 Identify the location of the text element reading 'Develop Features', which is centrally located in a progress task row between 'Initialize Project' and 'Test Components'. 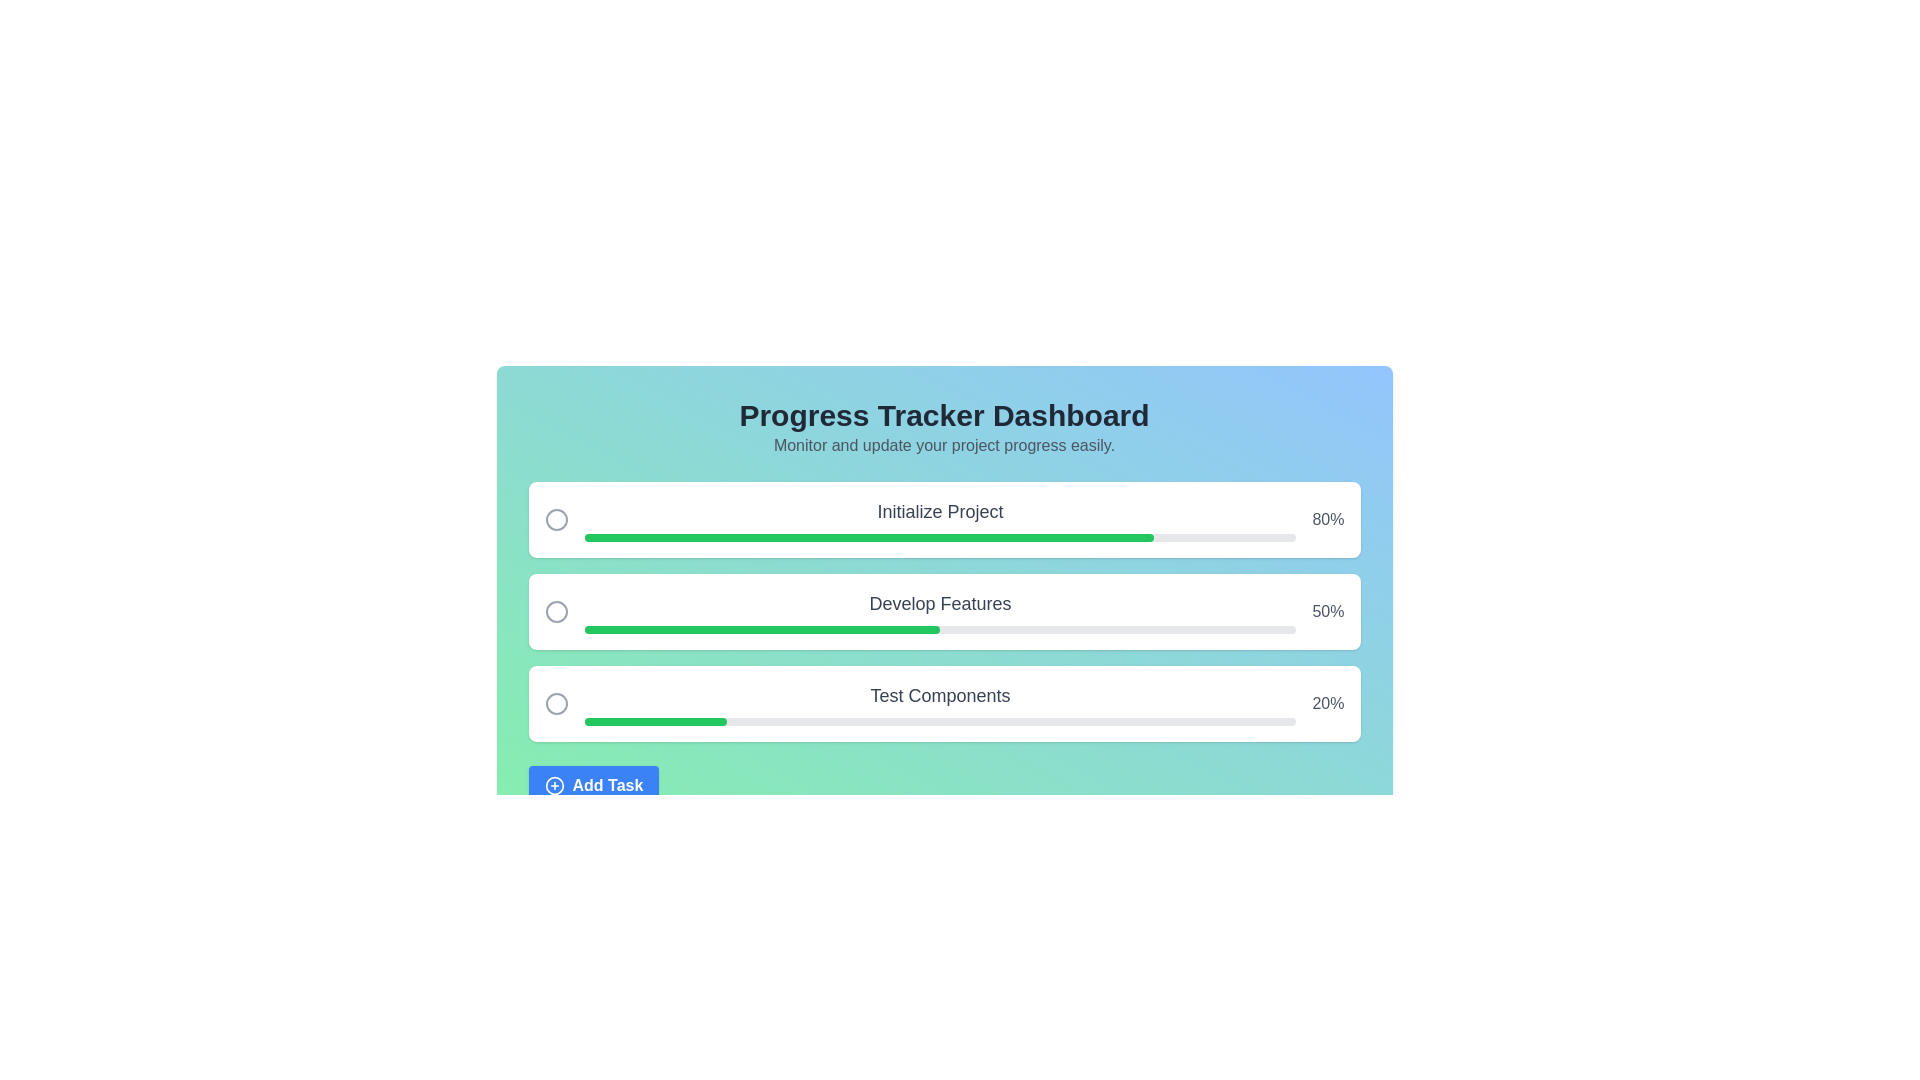
(939, 603).